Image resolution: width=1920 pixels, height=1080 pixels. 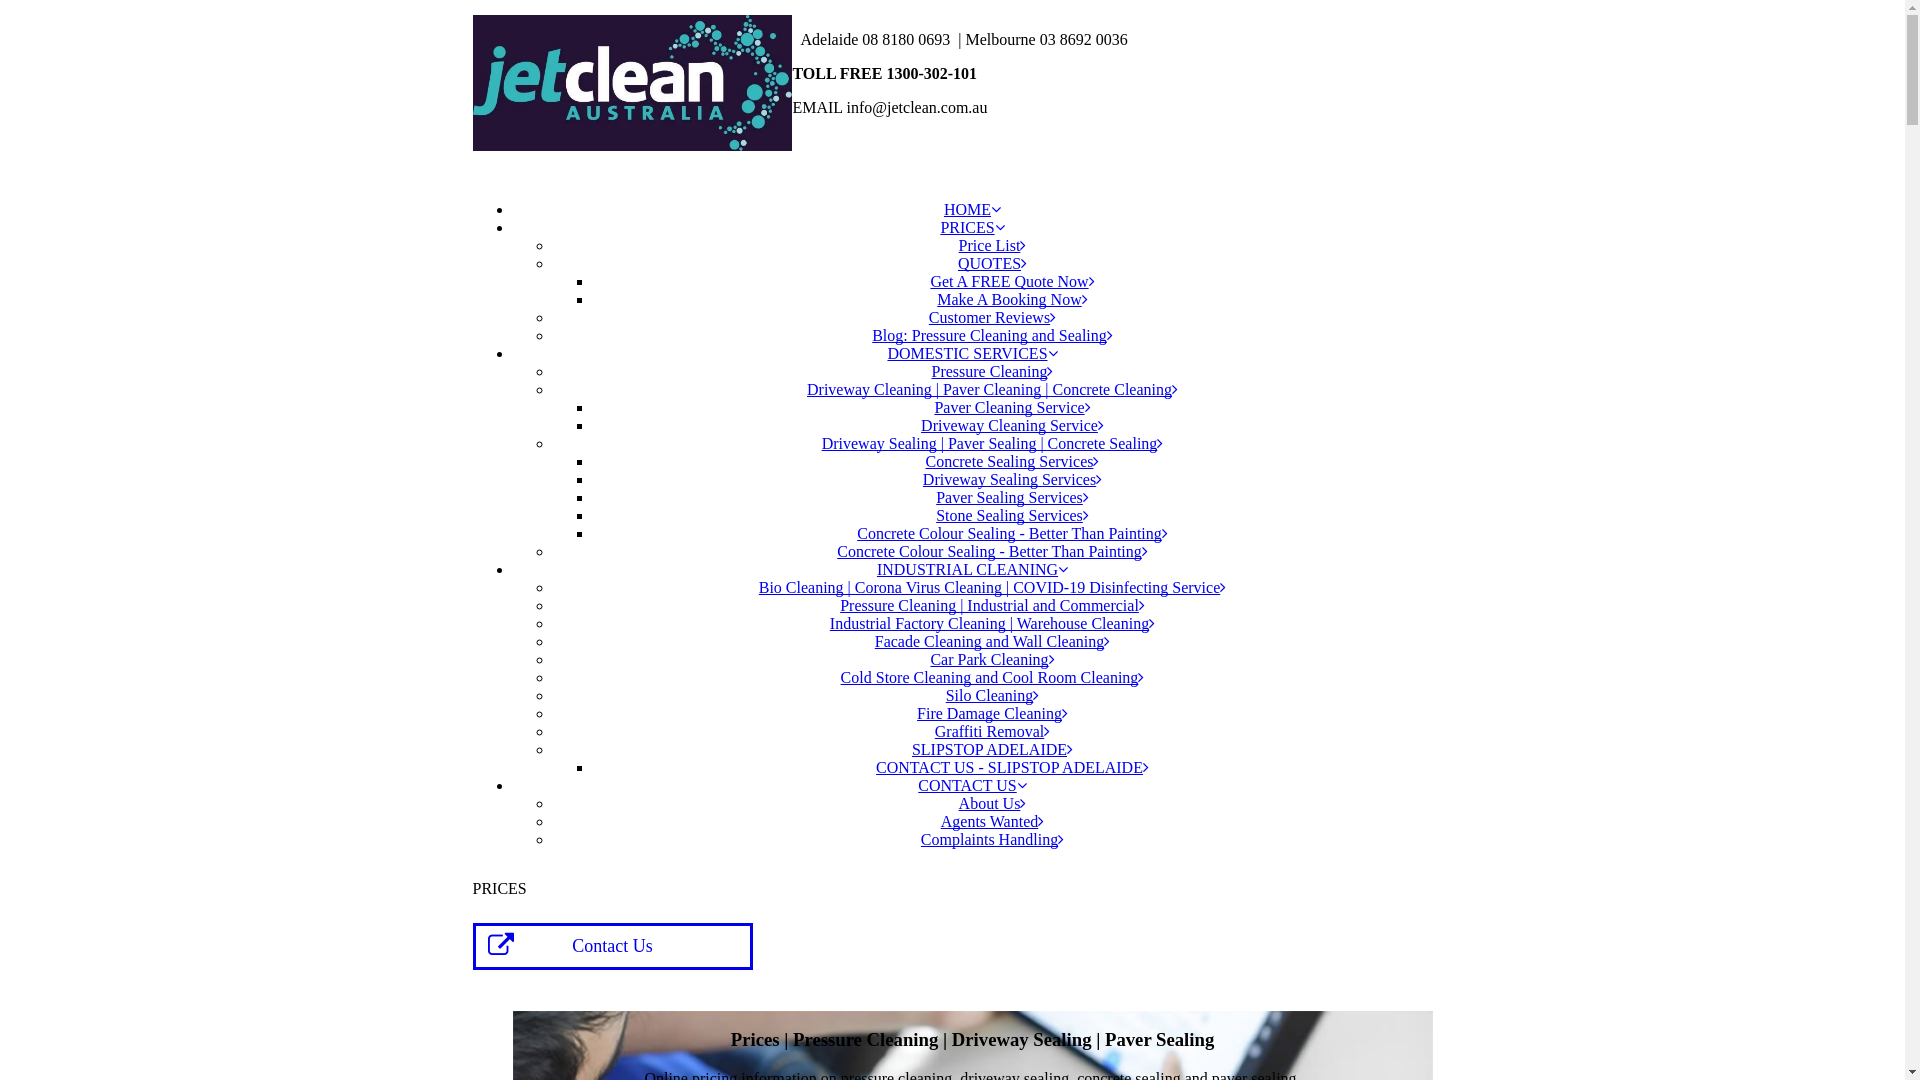 What do you see at coordinates (992, 389) in the screenshot?
I see `'Driveway Cleaning | Paver Cleaning | Concrete Cleaning'` at bounding box center [992, 389].